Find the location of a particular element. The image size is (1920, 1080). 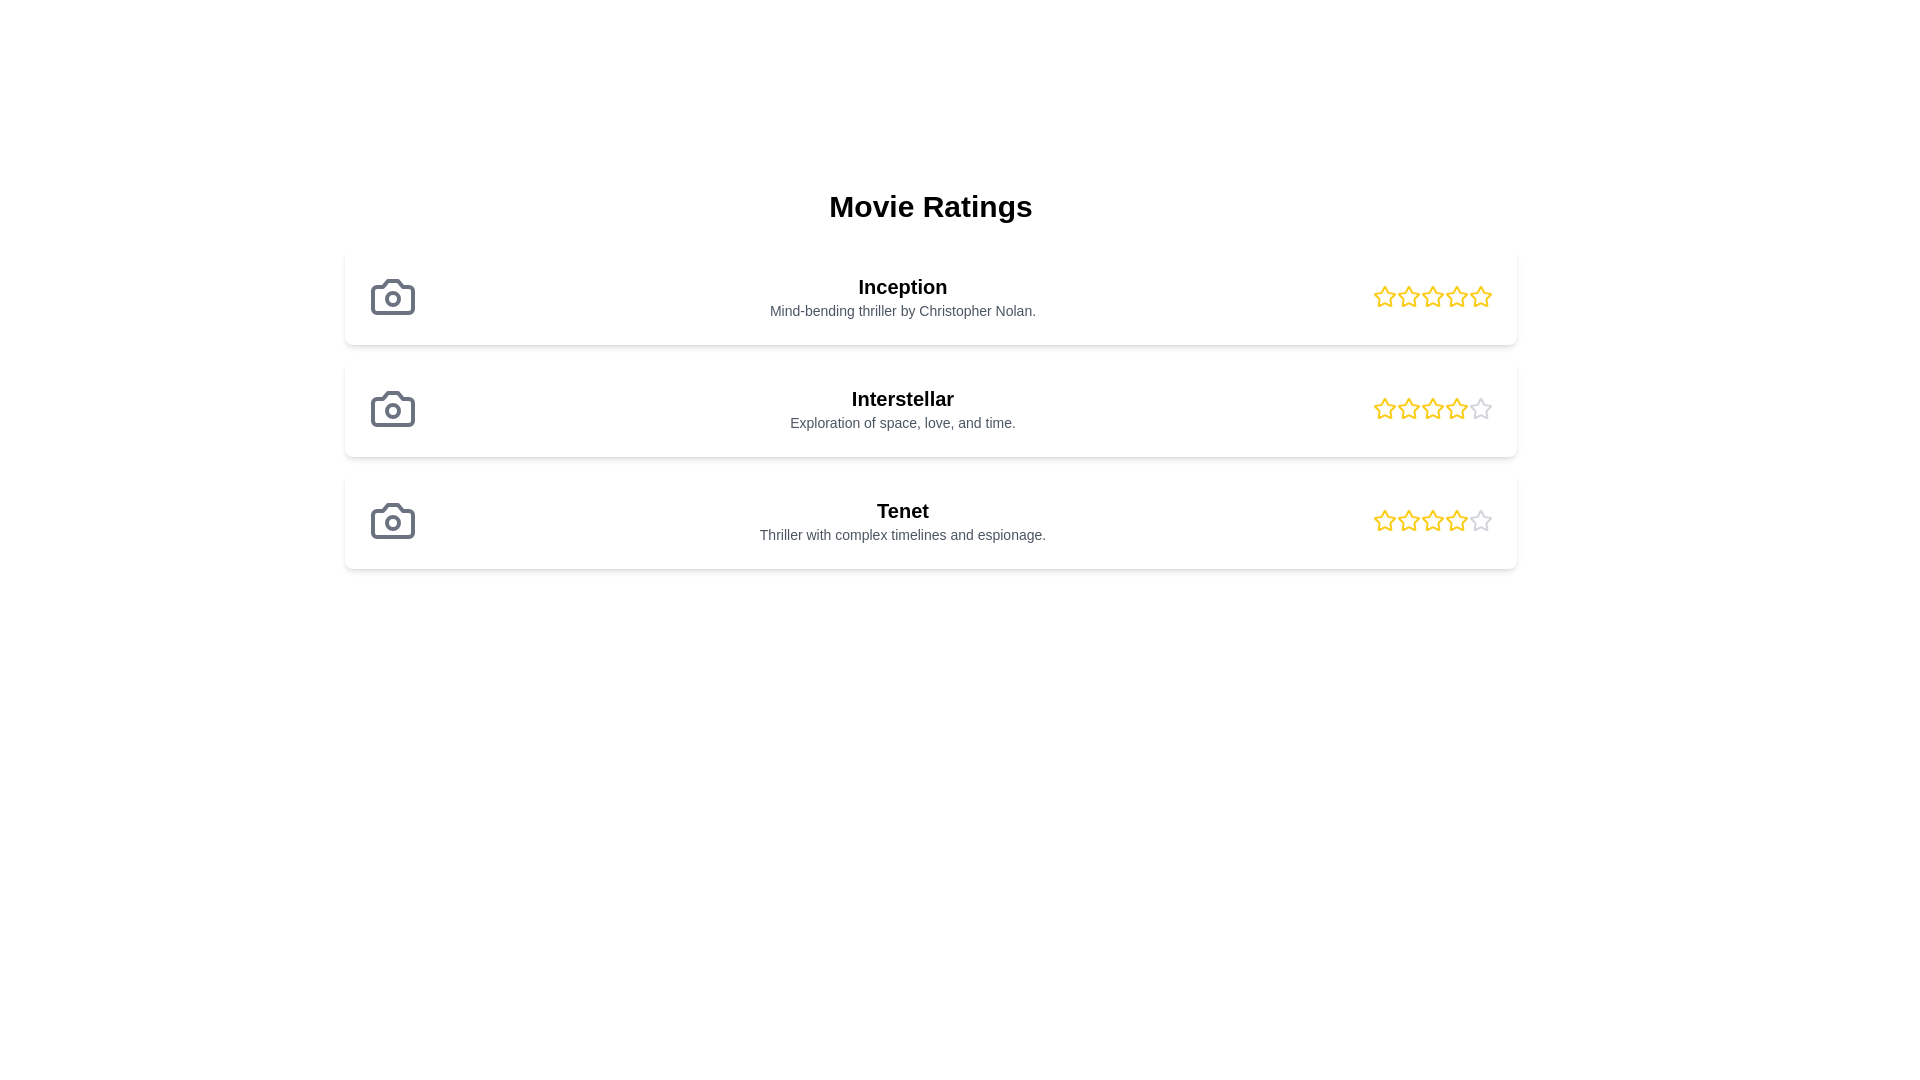

the second star in the interactive star rating icon for the movie 'Interstellar' to assign a rating is located at coordinates (1382, 407).